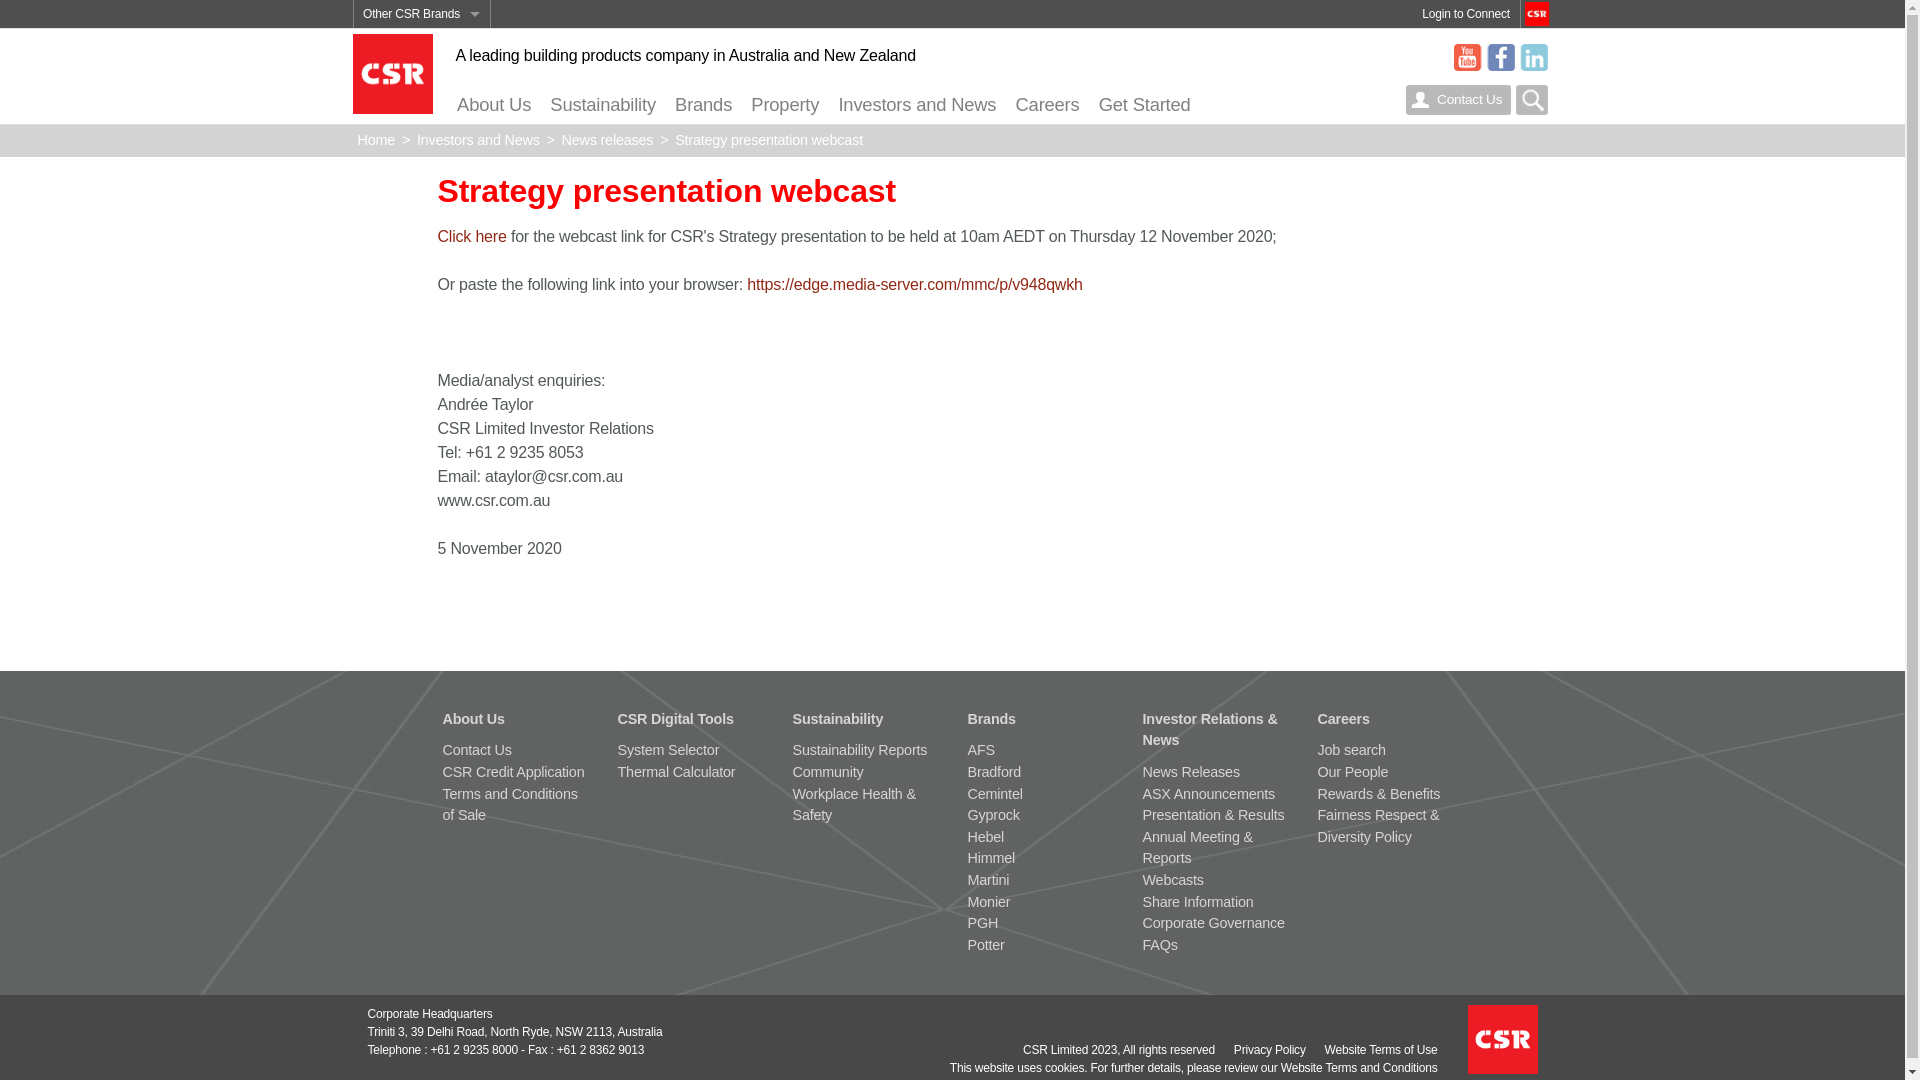  Describe the element at coordinates (988, 878) in the screenshot. I see `'Martini'` at that location.